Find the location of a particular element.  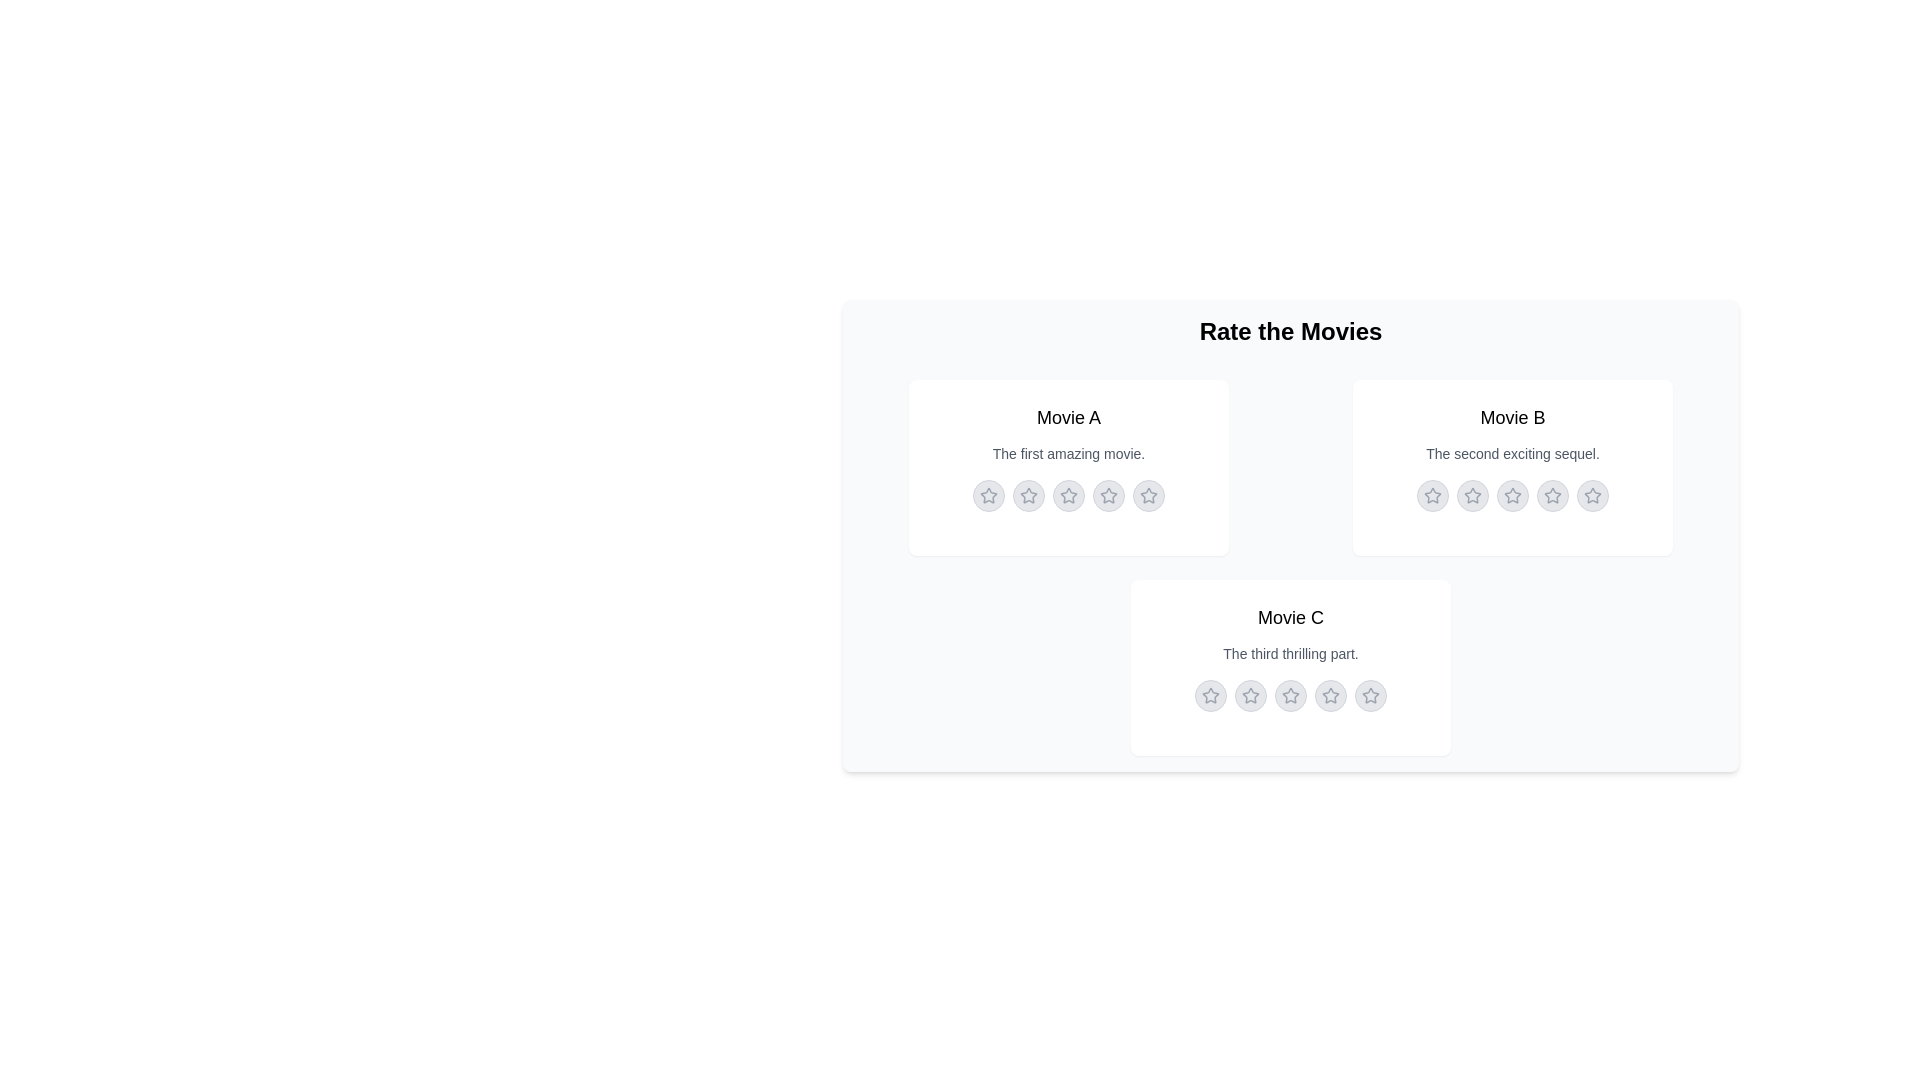

the pointer through the hollow gray star graphic representing the second star in the rating scale for 'Movie B' is located at coordinates (1512, 495).